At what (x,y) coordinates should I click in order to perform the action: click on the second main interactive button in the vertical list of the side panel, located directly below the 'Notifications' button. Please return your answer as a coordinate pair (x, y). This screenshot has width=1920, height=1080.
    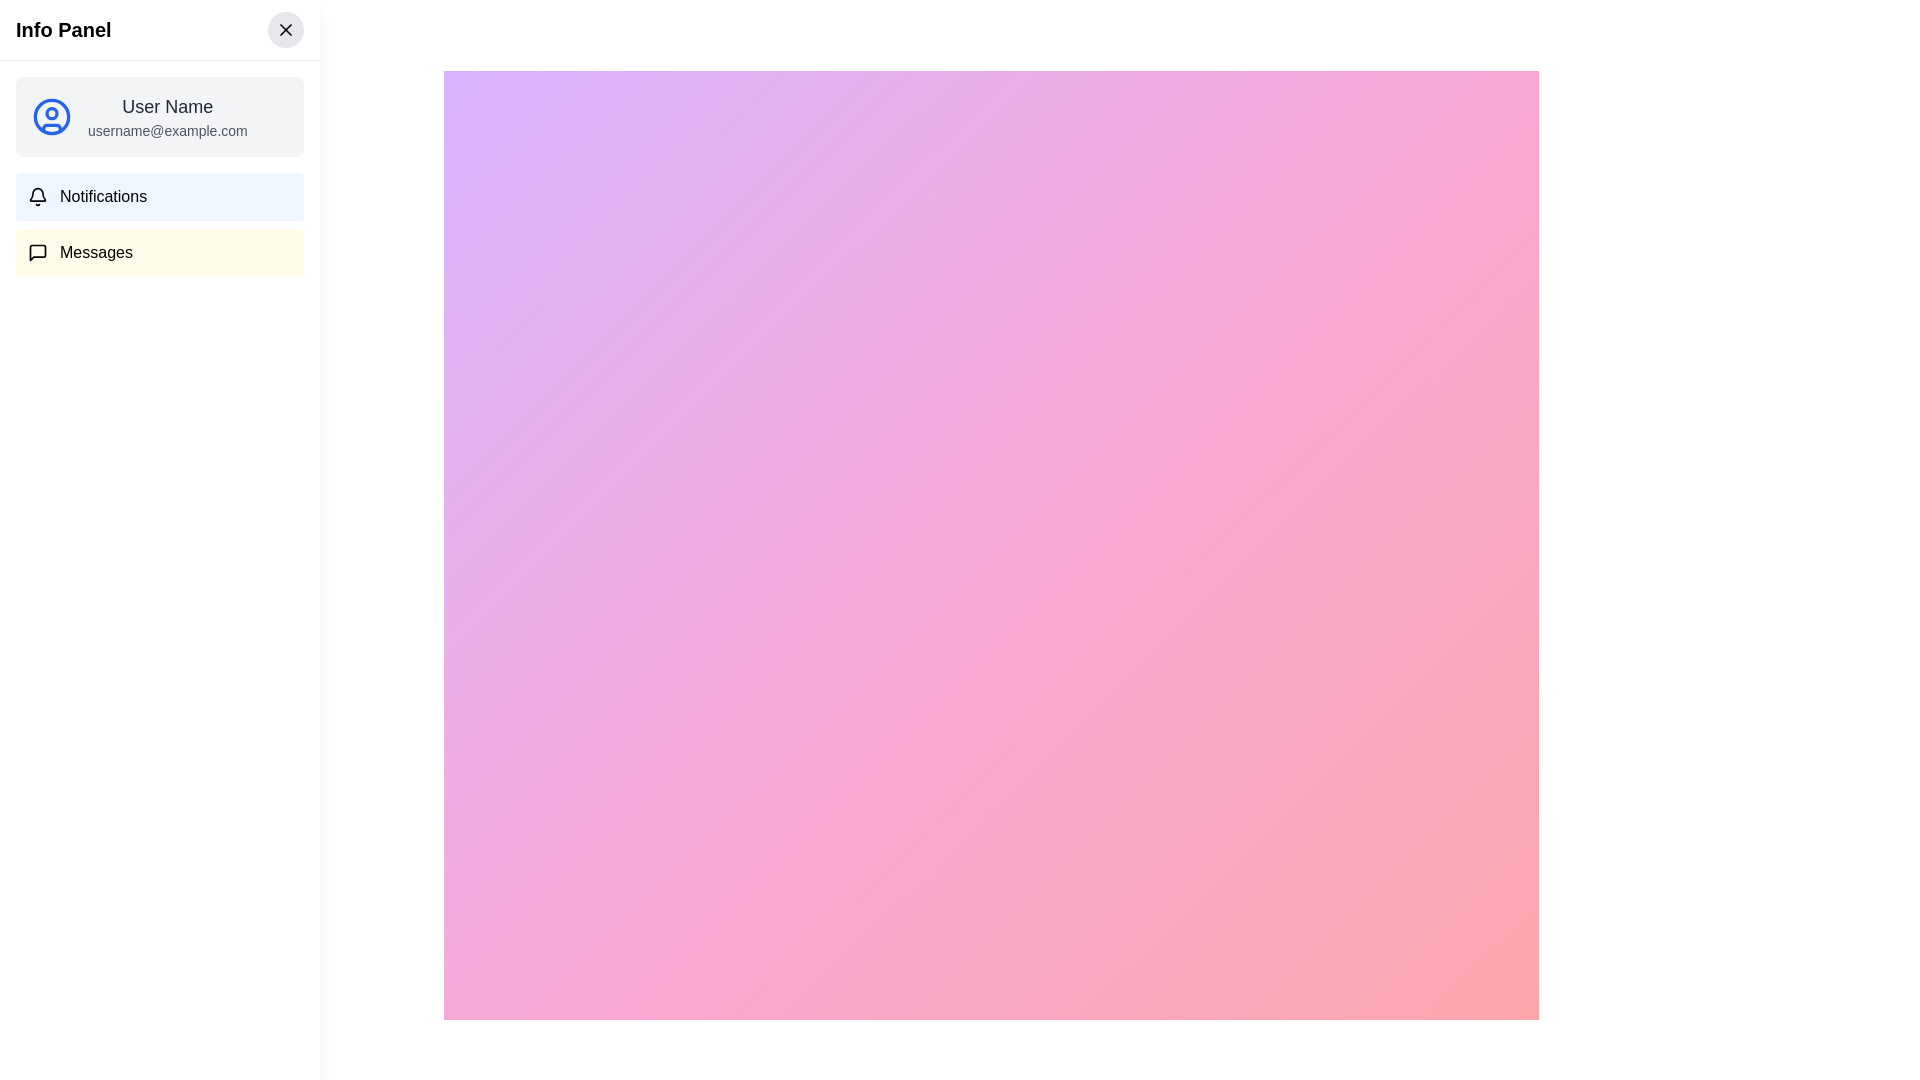
    Looking at the image, I should click on (158, 252).